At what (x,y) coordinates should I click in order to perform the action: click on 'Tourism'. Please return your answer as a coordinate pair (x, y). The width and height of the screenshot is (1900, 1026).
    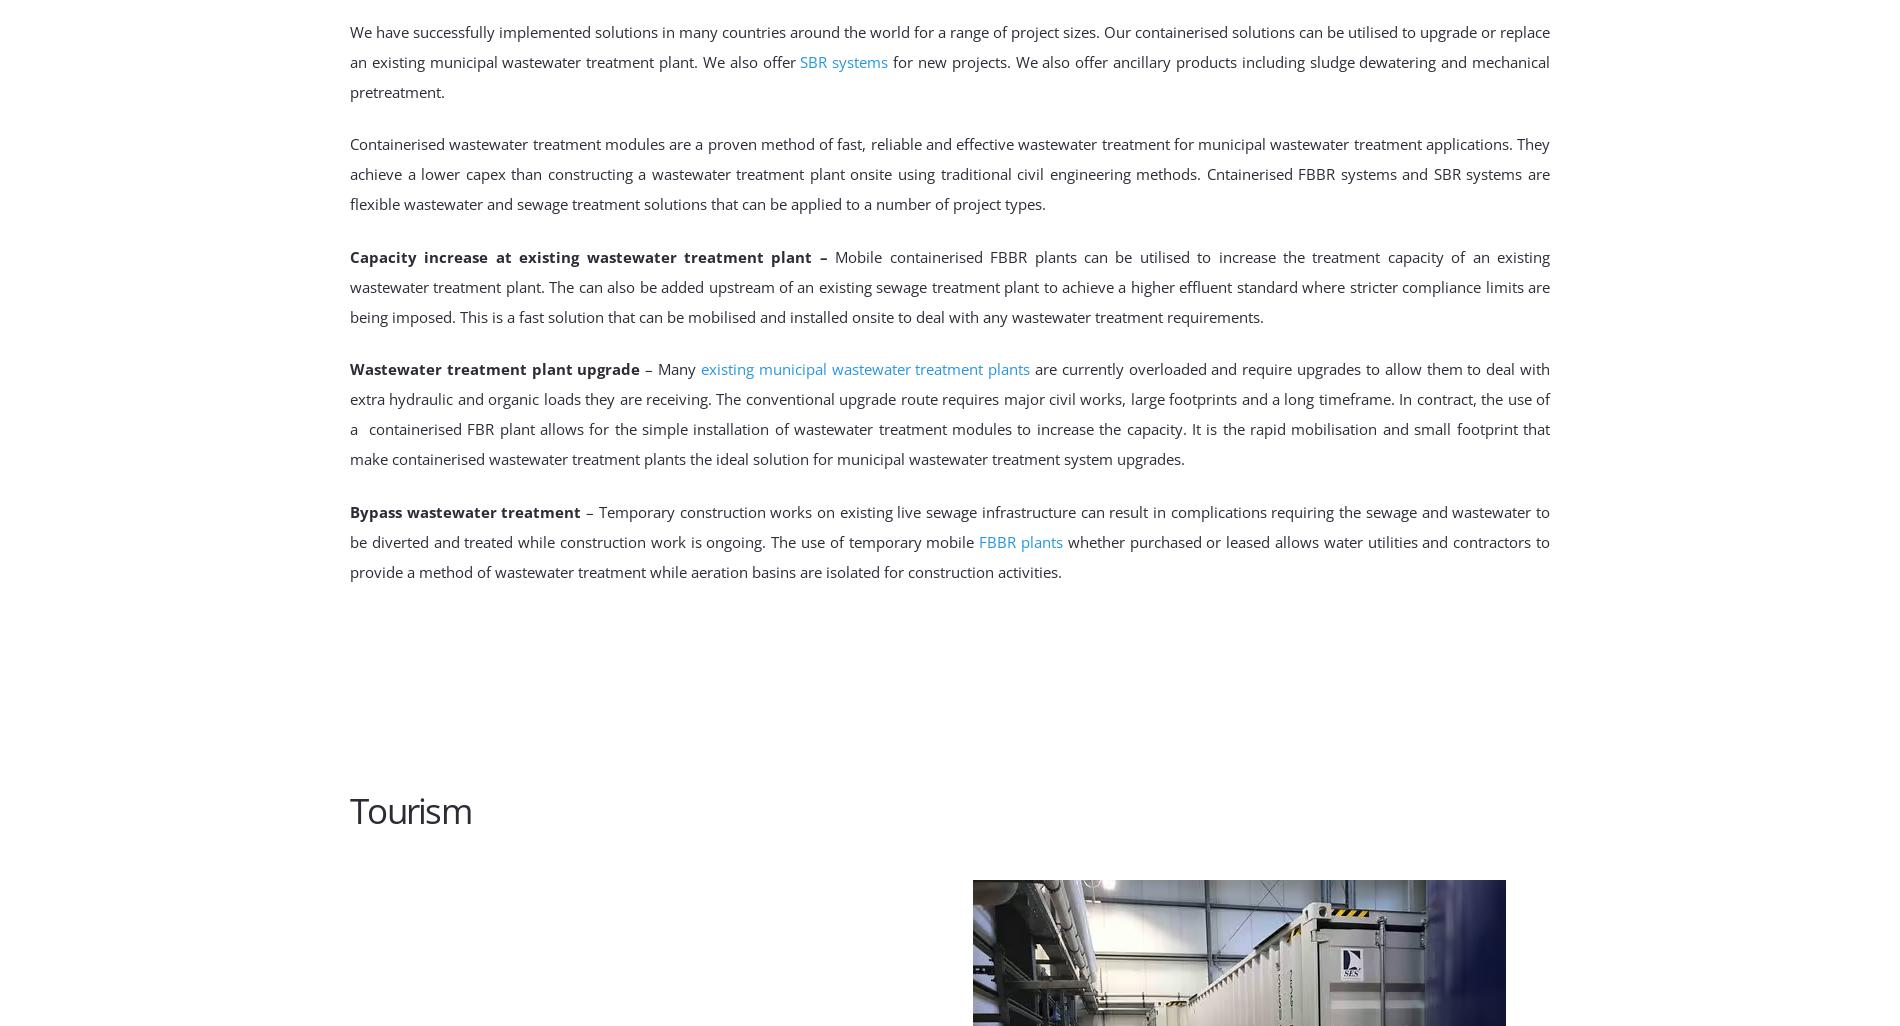
    Looking at the image, I should click on (409, 808).